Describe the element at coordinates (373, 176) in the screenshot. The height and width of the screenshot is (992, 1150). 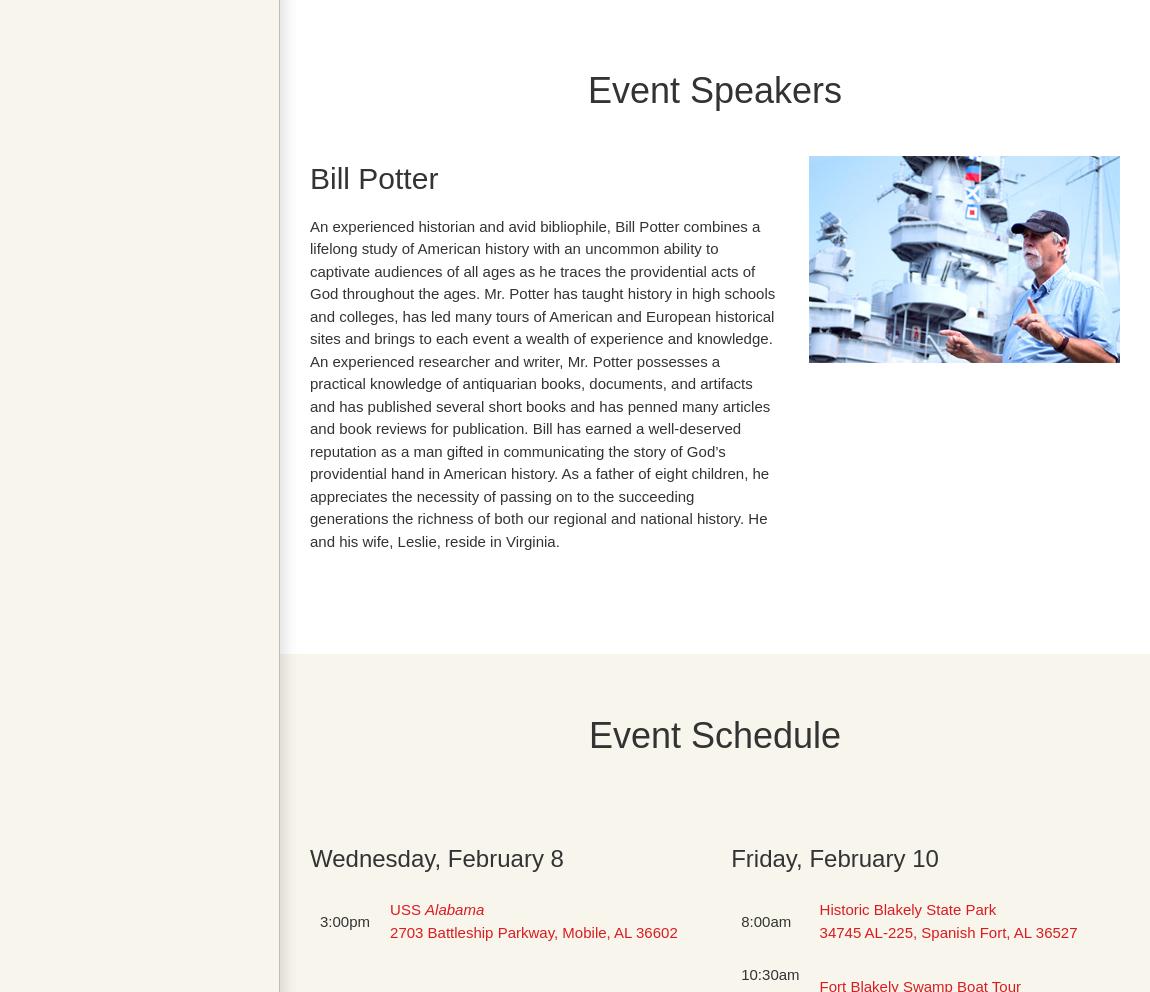
I see `'Bill Potter'` at that location.